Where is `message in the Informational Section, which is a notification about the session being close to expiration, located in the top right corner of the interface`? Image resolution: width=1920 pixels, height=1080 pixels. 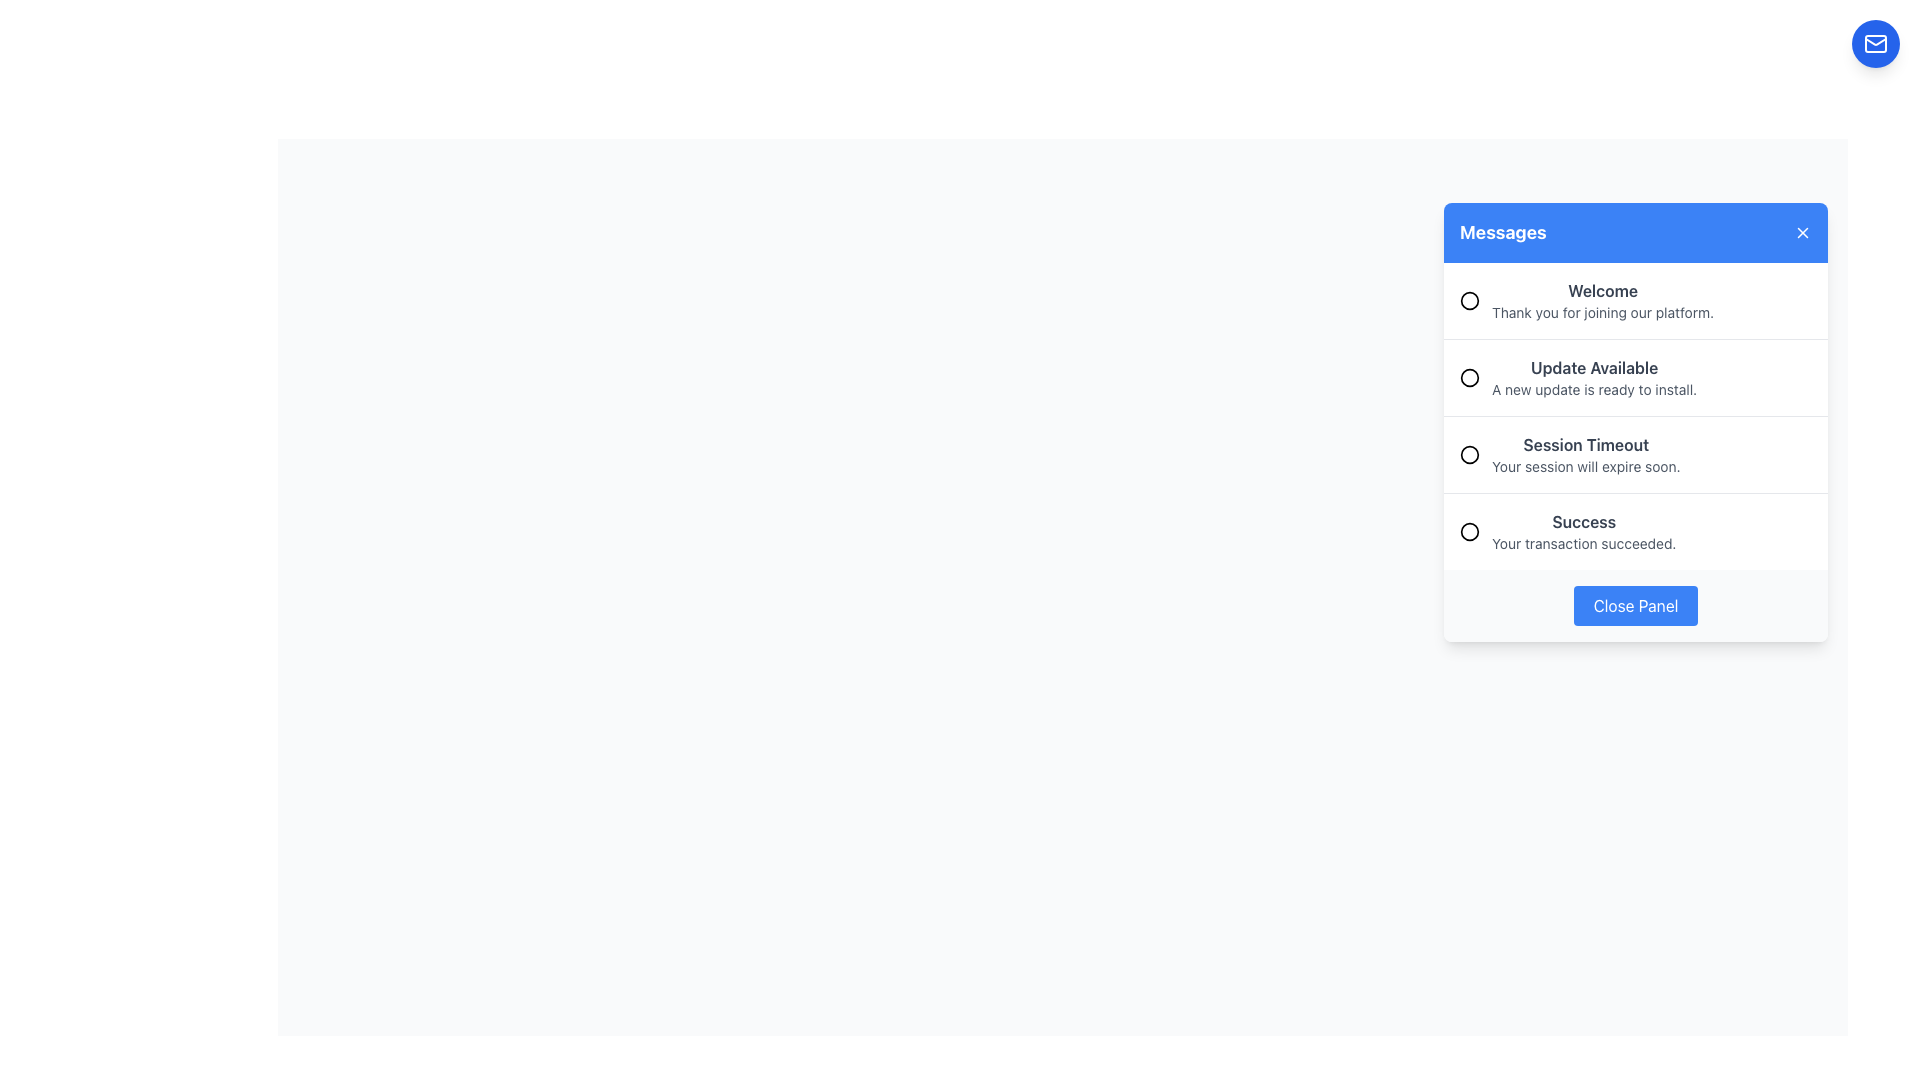 message in the Informational Section, which is a notification about the session being close to expiration, located in the top right corner of the interface is located at coordinates (1636, 420).